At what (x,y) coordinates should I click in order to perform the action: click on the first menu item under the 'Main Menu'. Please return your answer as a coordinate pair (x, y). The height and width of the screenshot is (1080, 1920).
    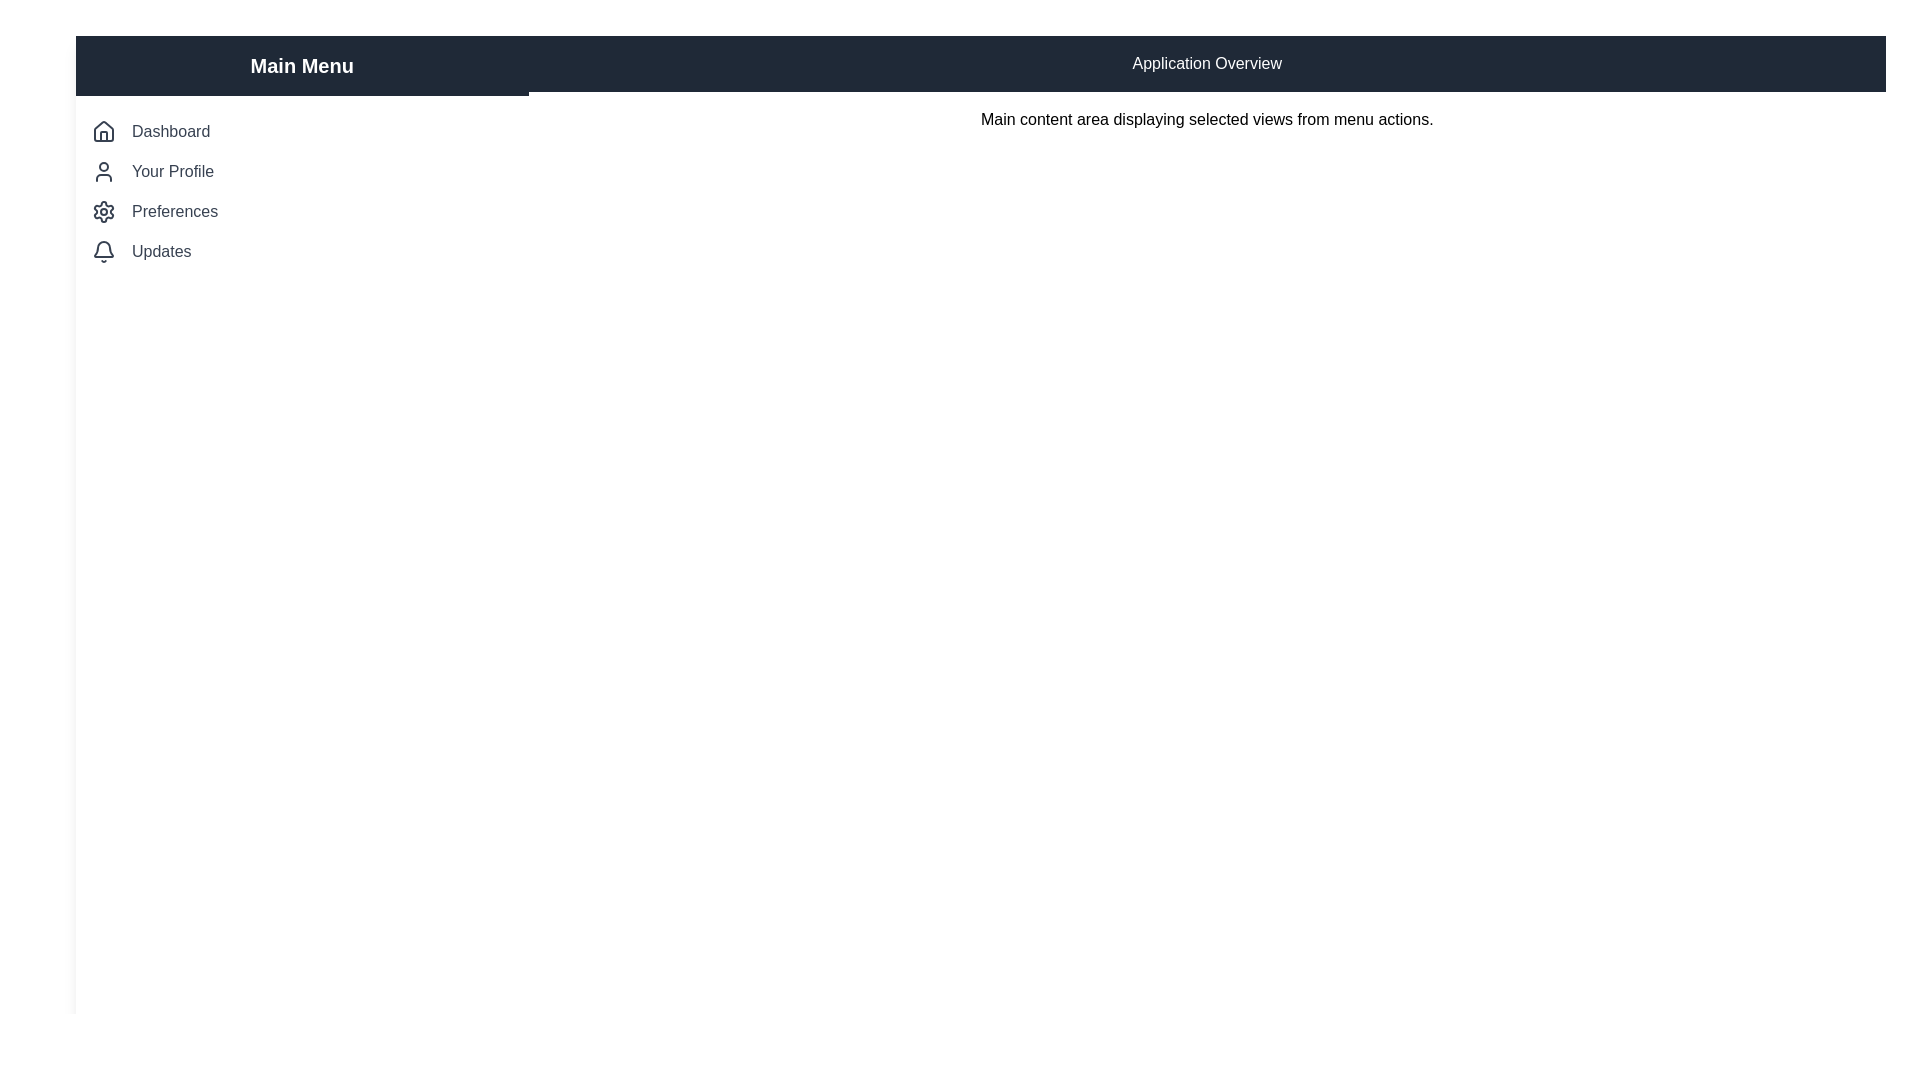
    Looking at the image, I should click on (301, 131).